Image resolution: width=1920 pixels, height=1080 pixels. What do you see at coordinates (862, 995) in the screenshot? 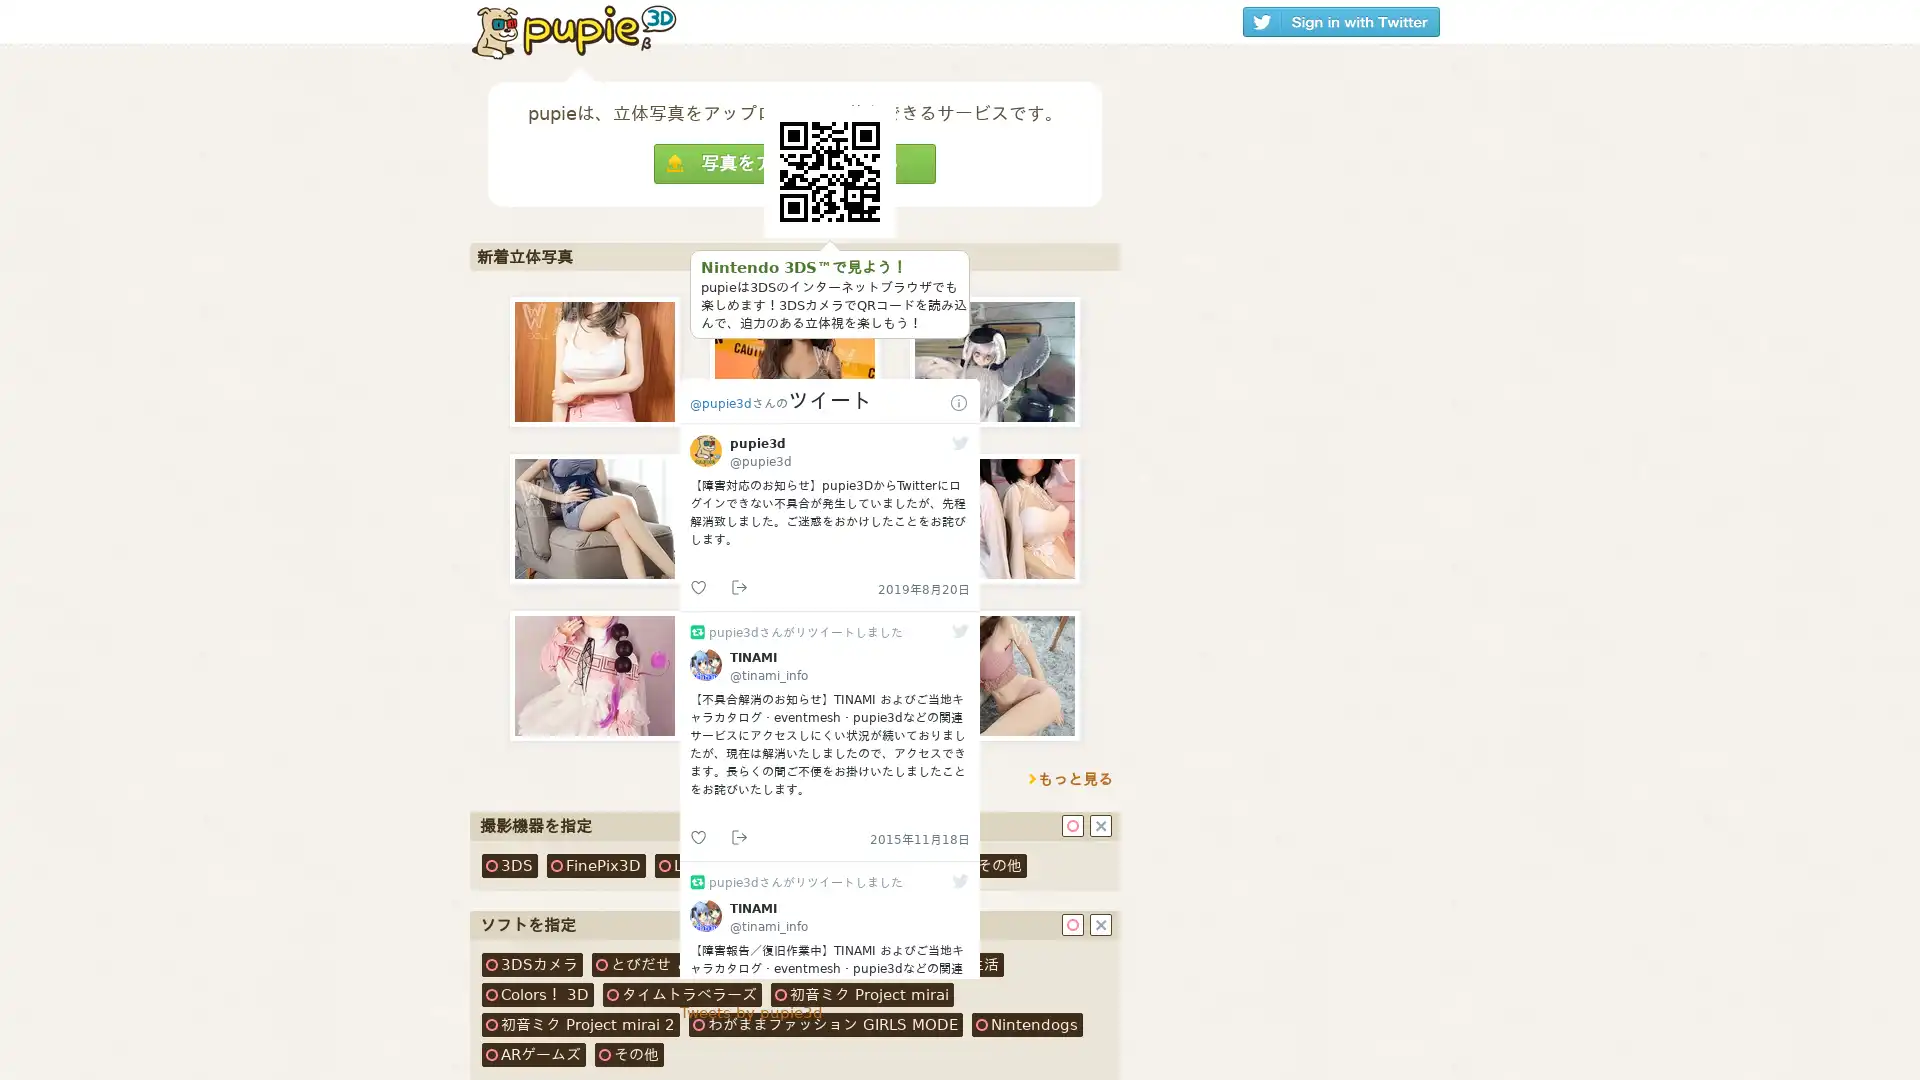
I see `Project mirai` at bounding box center [862, 995].